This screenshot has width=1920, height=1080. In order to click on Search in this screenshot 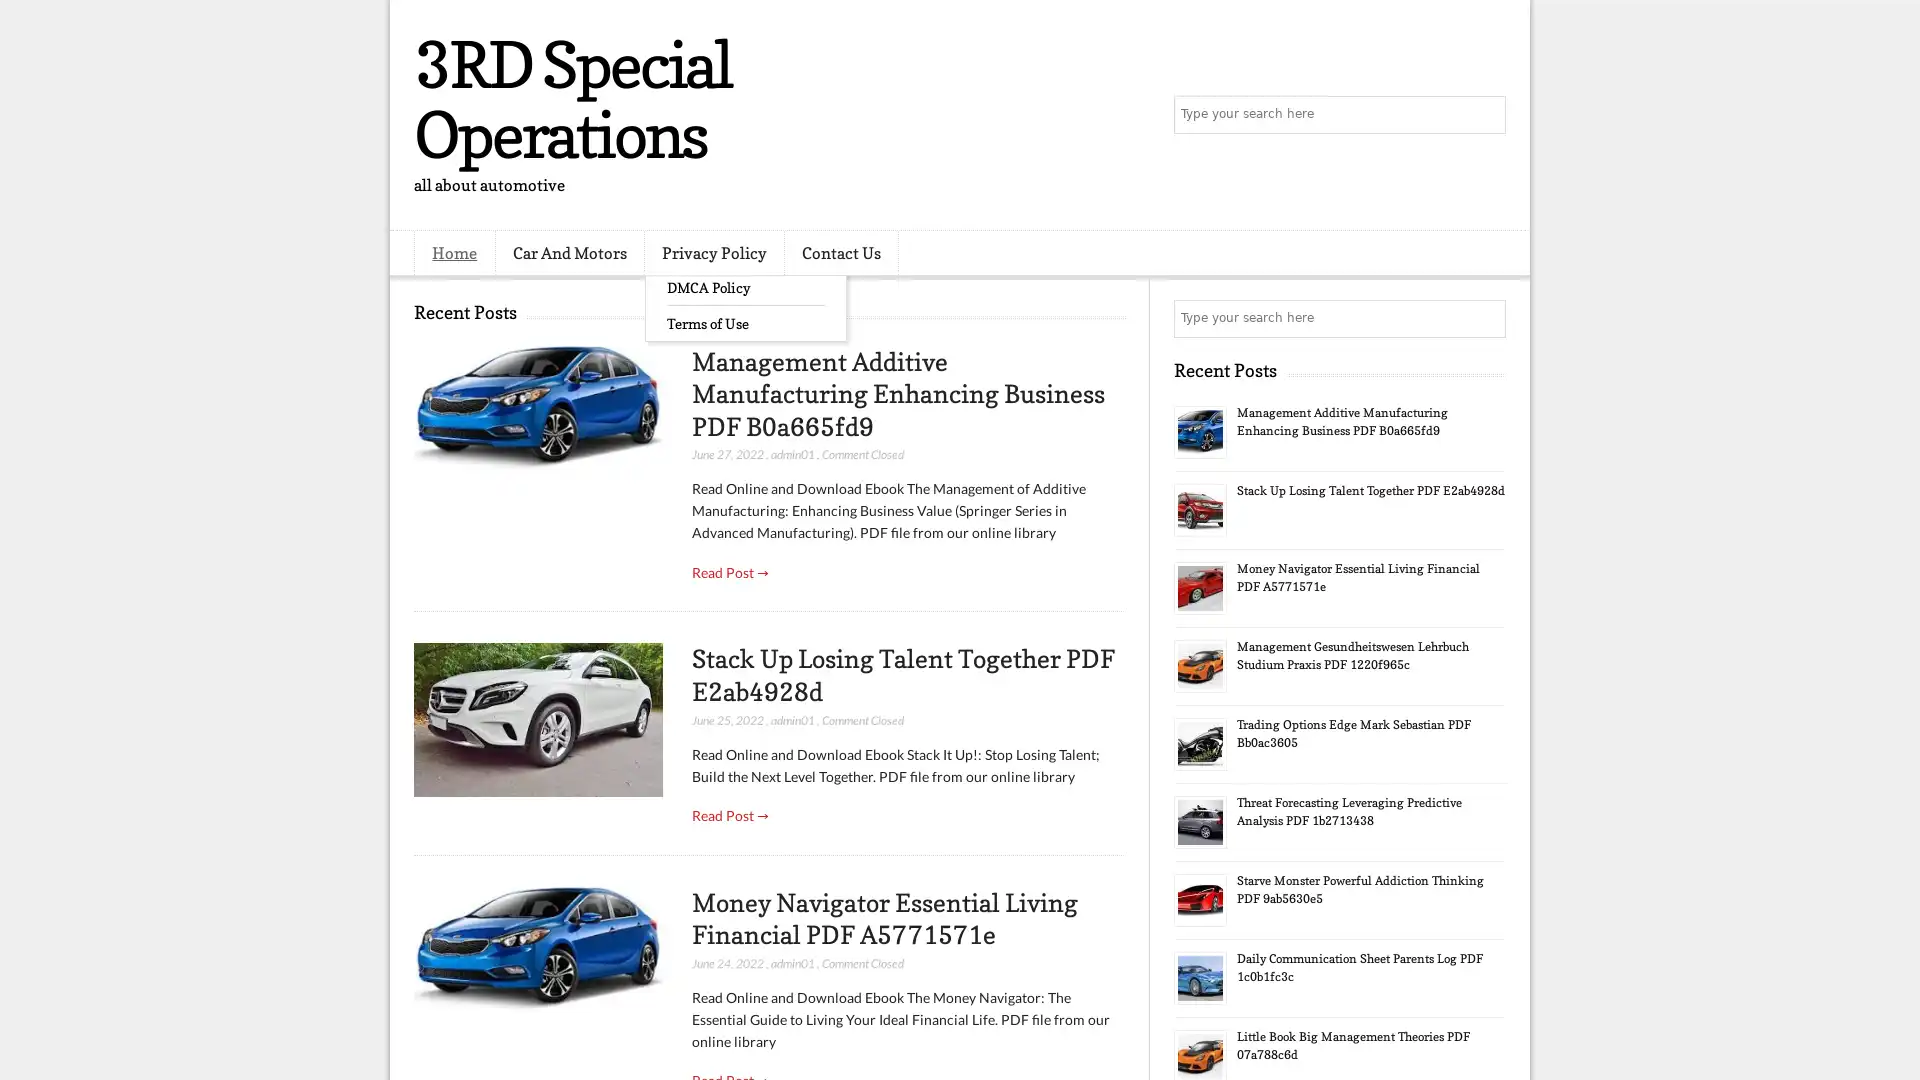, I will do `click(1485, 115)`.